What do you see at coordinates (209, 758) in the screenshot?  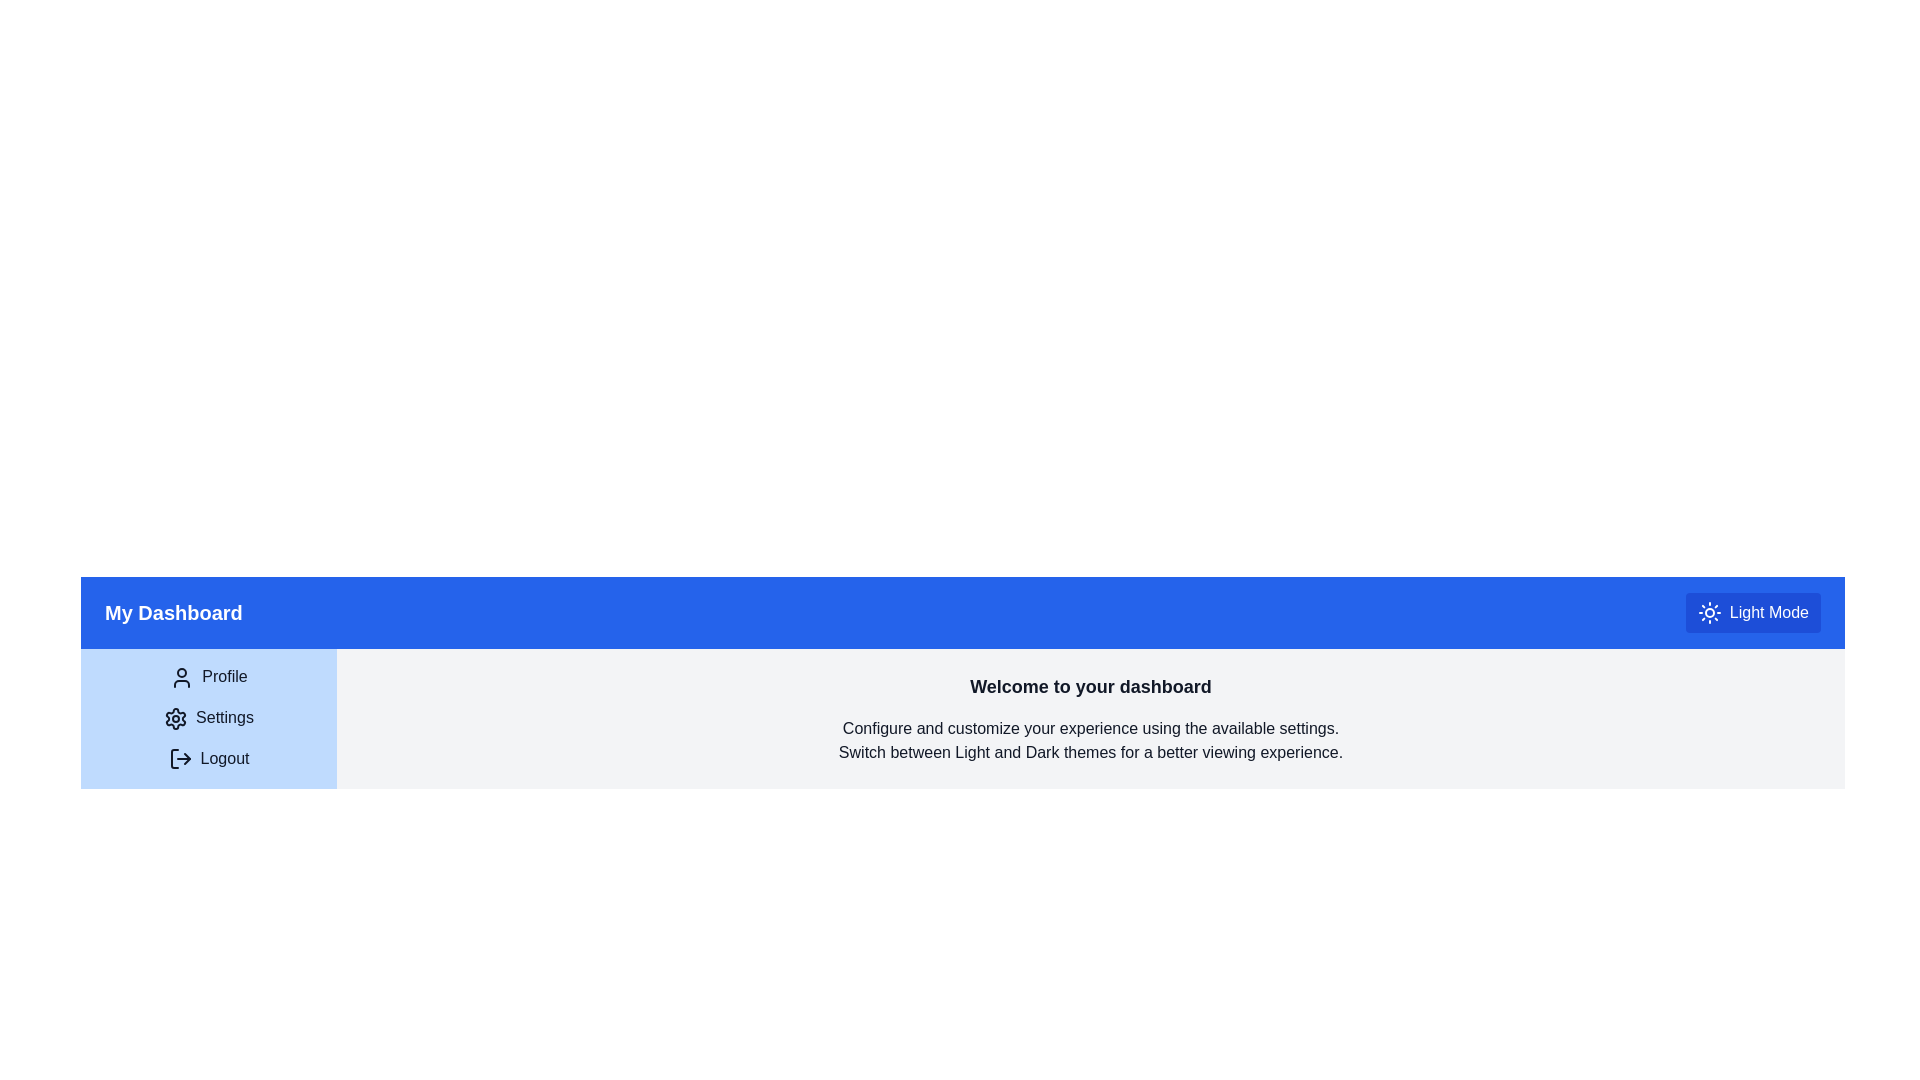 I see `the 'Logout' button, which is a pale blue rectangular button with a black arrow icon and the text 'Logout', located beneath the 'Profile' and 'Settings' buttons` at bounding box center [209, 758].